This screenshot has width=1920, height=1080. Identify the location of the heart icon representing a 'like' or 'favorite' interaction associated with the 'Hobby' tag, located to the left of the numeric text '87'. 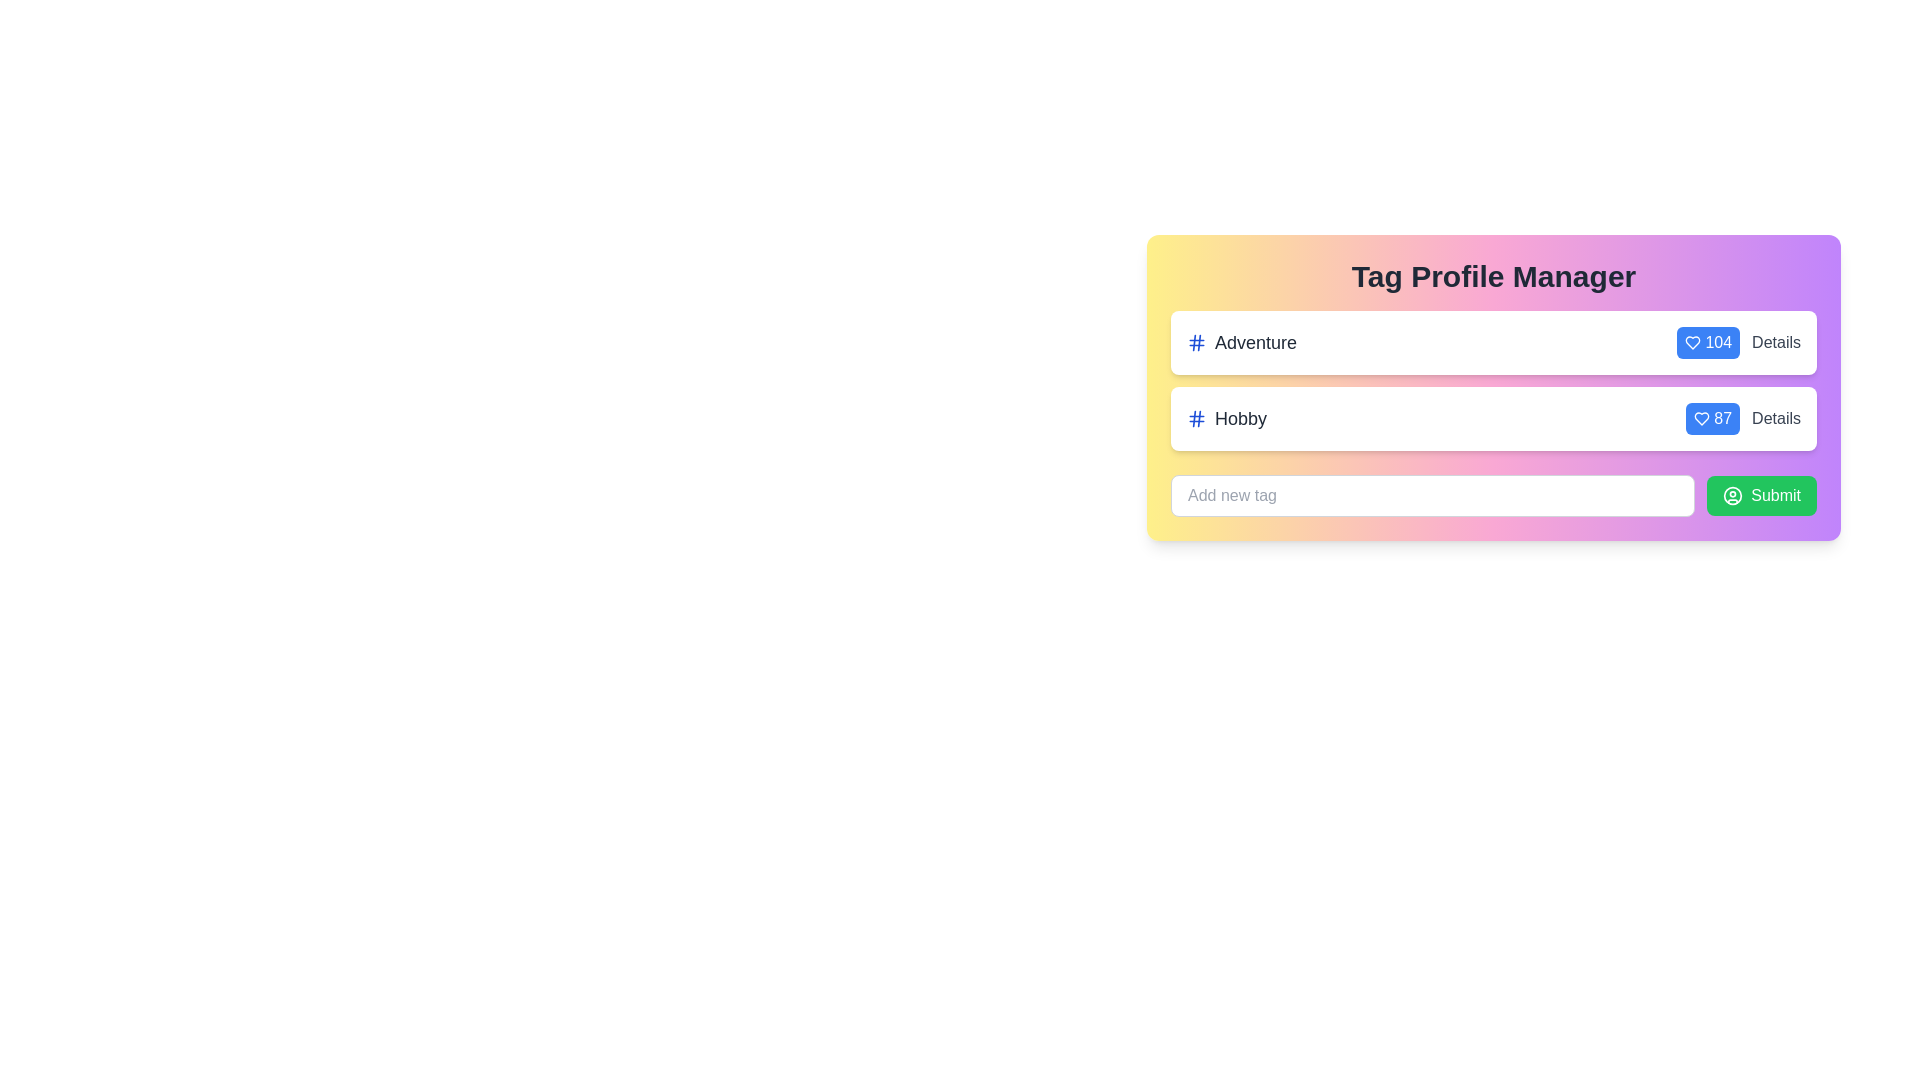
(1701, 418).